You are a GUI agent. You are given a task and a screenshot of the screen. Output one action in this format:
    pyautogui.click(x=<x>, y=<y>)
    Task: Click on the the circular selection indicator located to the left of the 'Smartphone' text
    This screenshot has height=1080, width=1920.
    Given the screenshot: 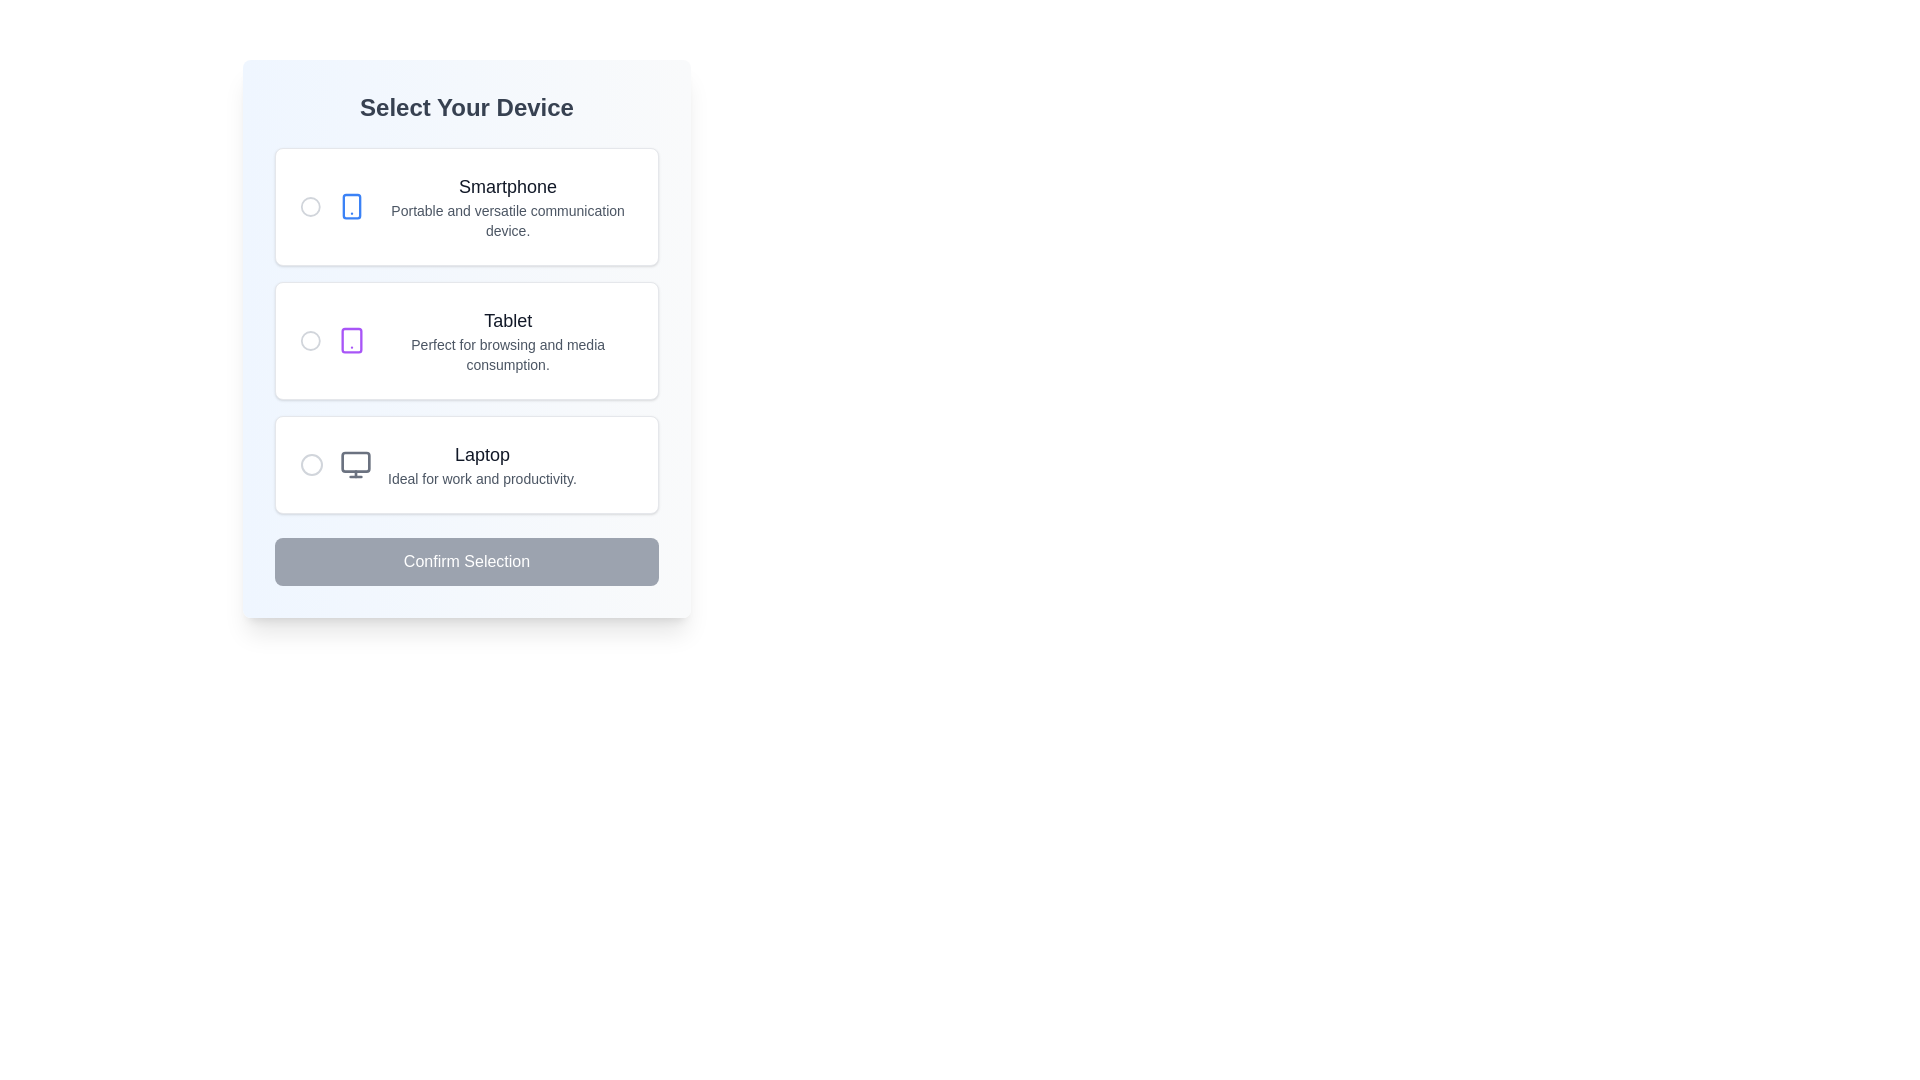 What is the action you would take?
    pyautogui.click(x=309, y=207)
    